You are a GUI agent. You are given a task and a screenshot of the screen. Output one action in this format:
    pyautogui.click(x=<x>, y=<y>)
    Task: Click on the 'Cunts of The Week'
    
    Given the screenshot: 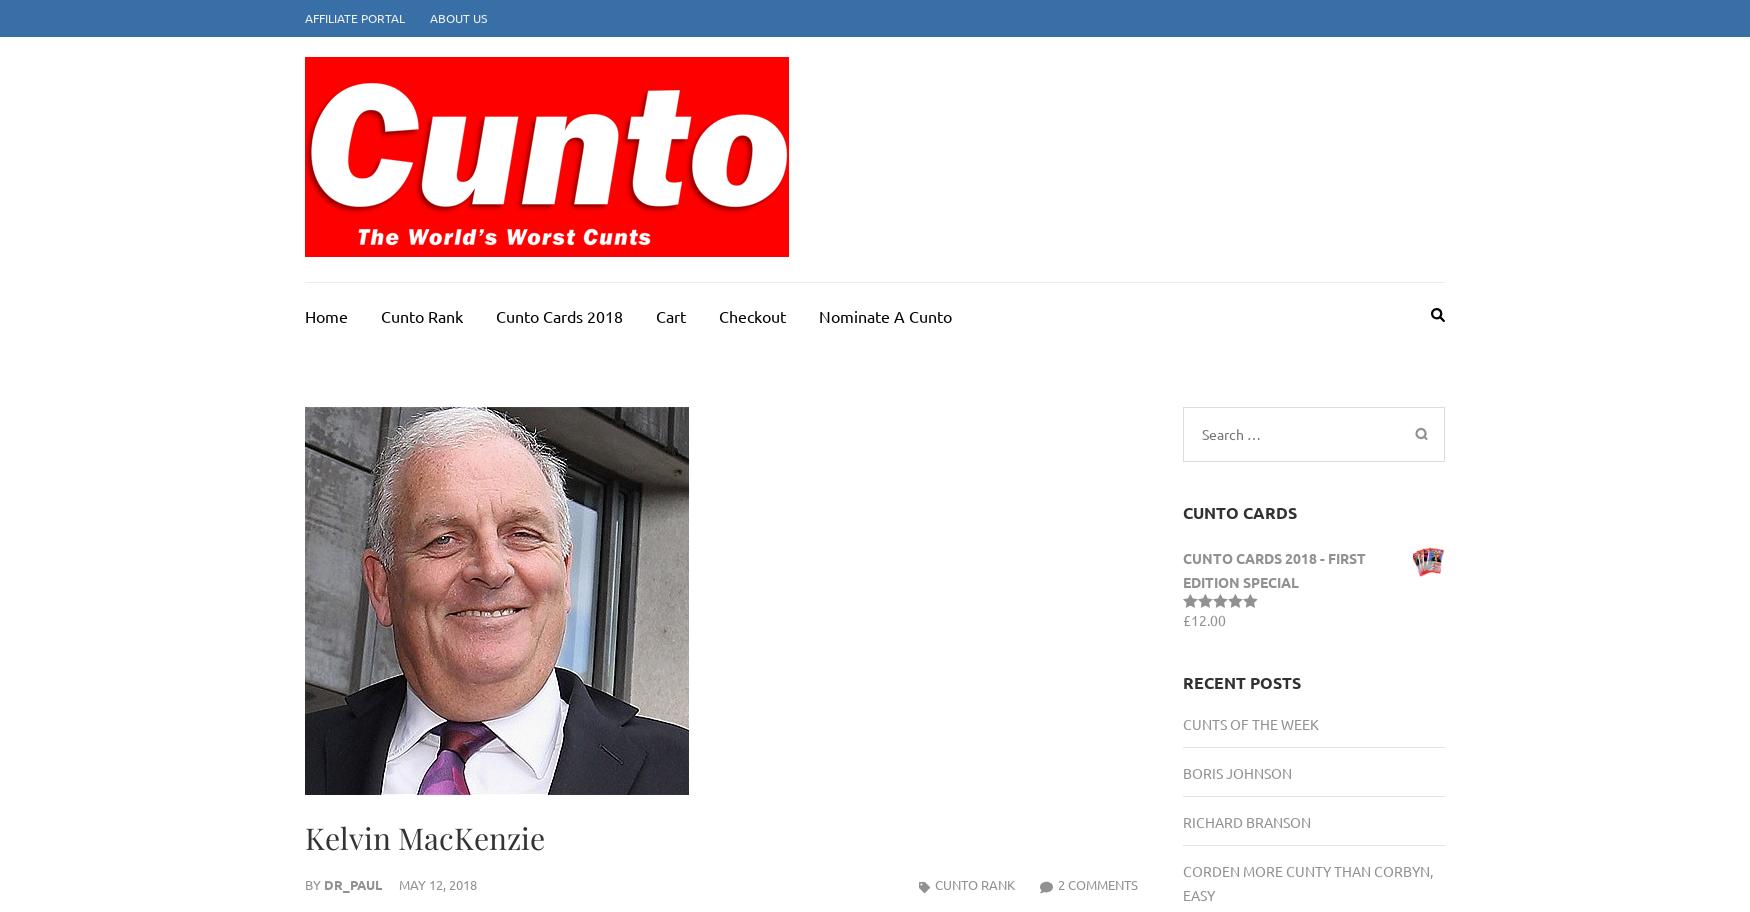 What is the action you would take?
    pyautogui.click(x=1250, y=723)
    